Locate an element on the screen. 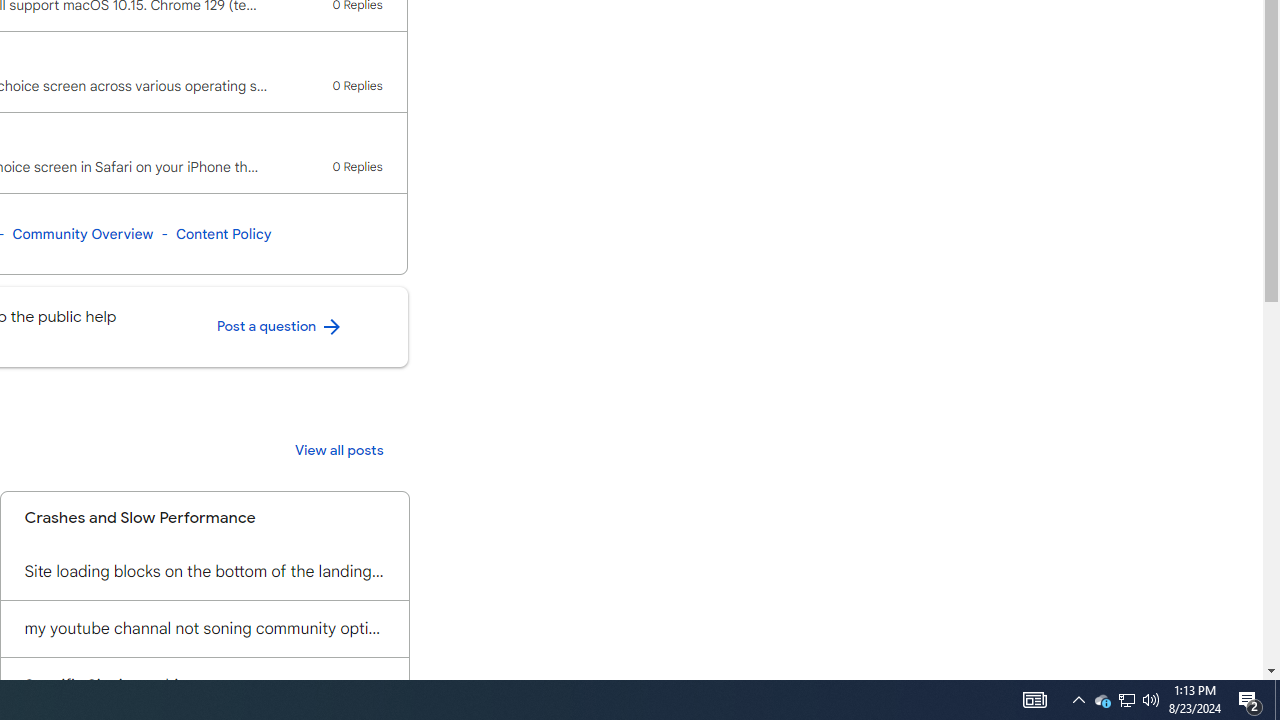  'View all posts' is located at coordinates (339, 451).